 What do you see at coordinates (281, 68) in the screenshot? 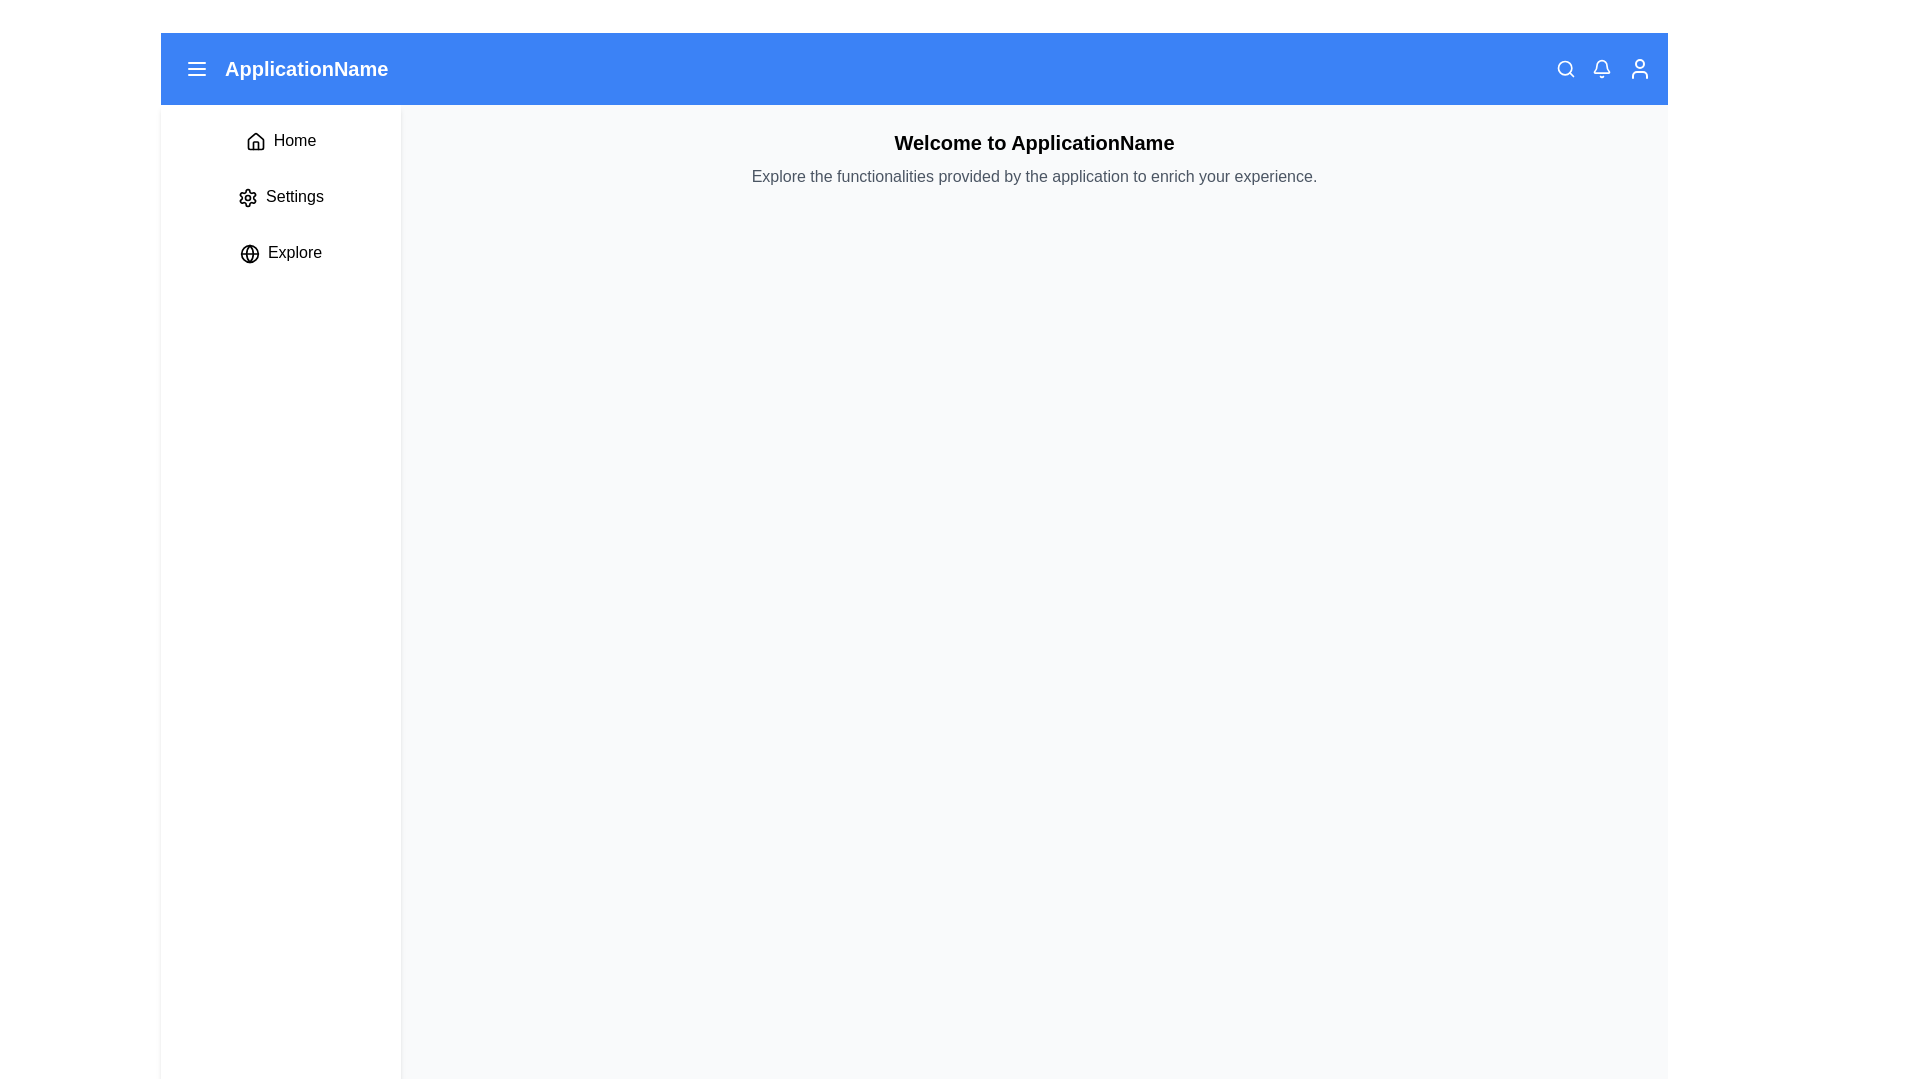
I see `the Static Text element labeled 'ApplicationName' in the top blue navigation bar, located to the right of the menu icon` at bounding box center [281, 68].